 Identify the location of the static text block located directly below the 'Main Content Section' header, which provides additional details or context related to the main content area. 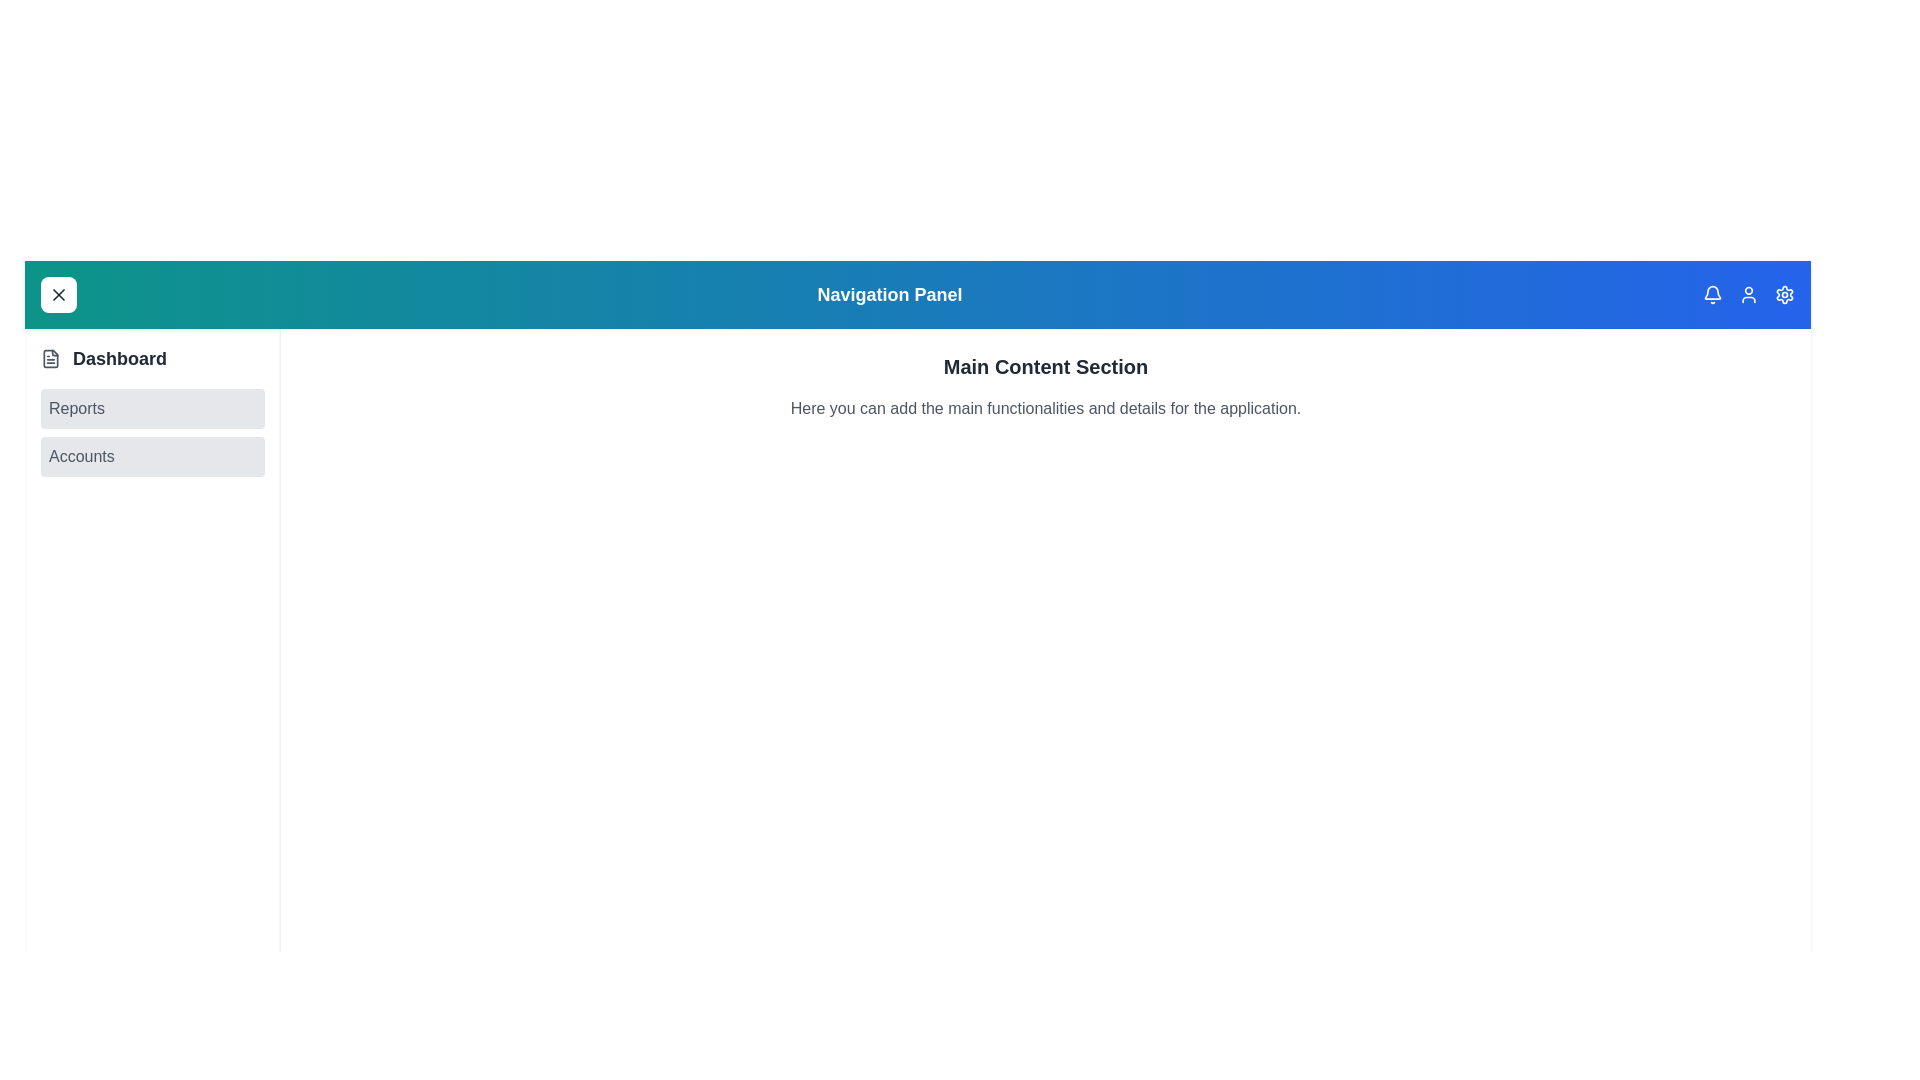
(1045, 407).